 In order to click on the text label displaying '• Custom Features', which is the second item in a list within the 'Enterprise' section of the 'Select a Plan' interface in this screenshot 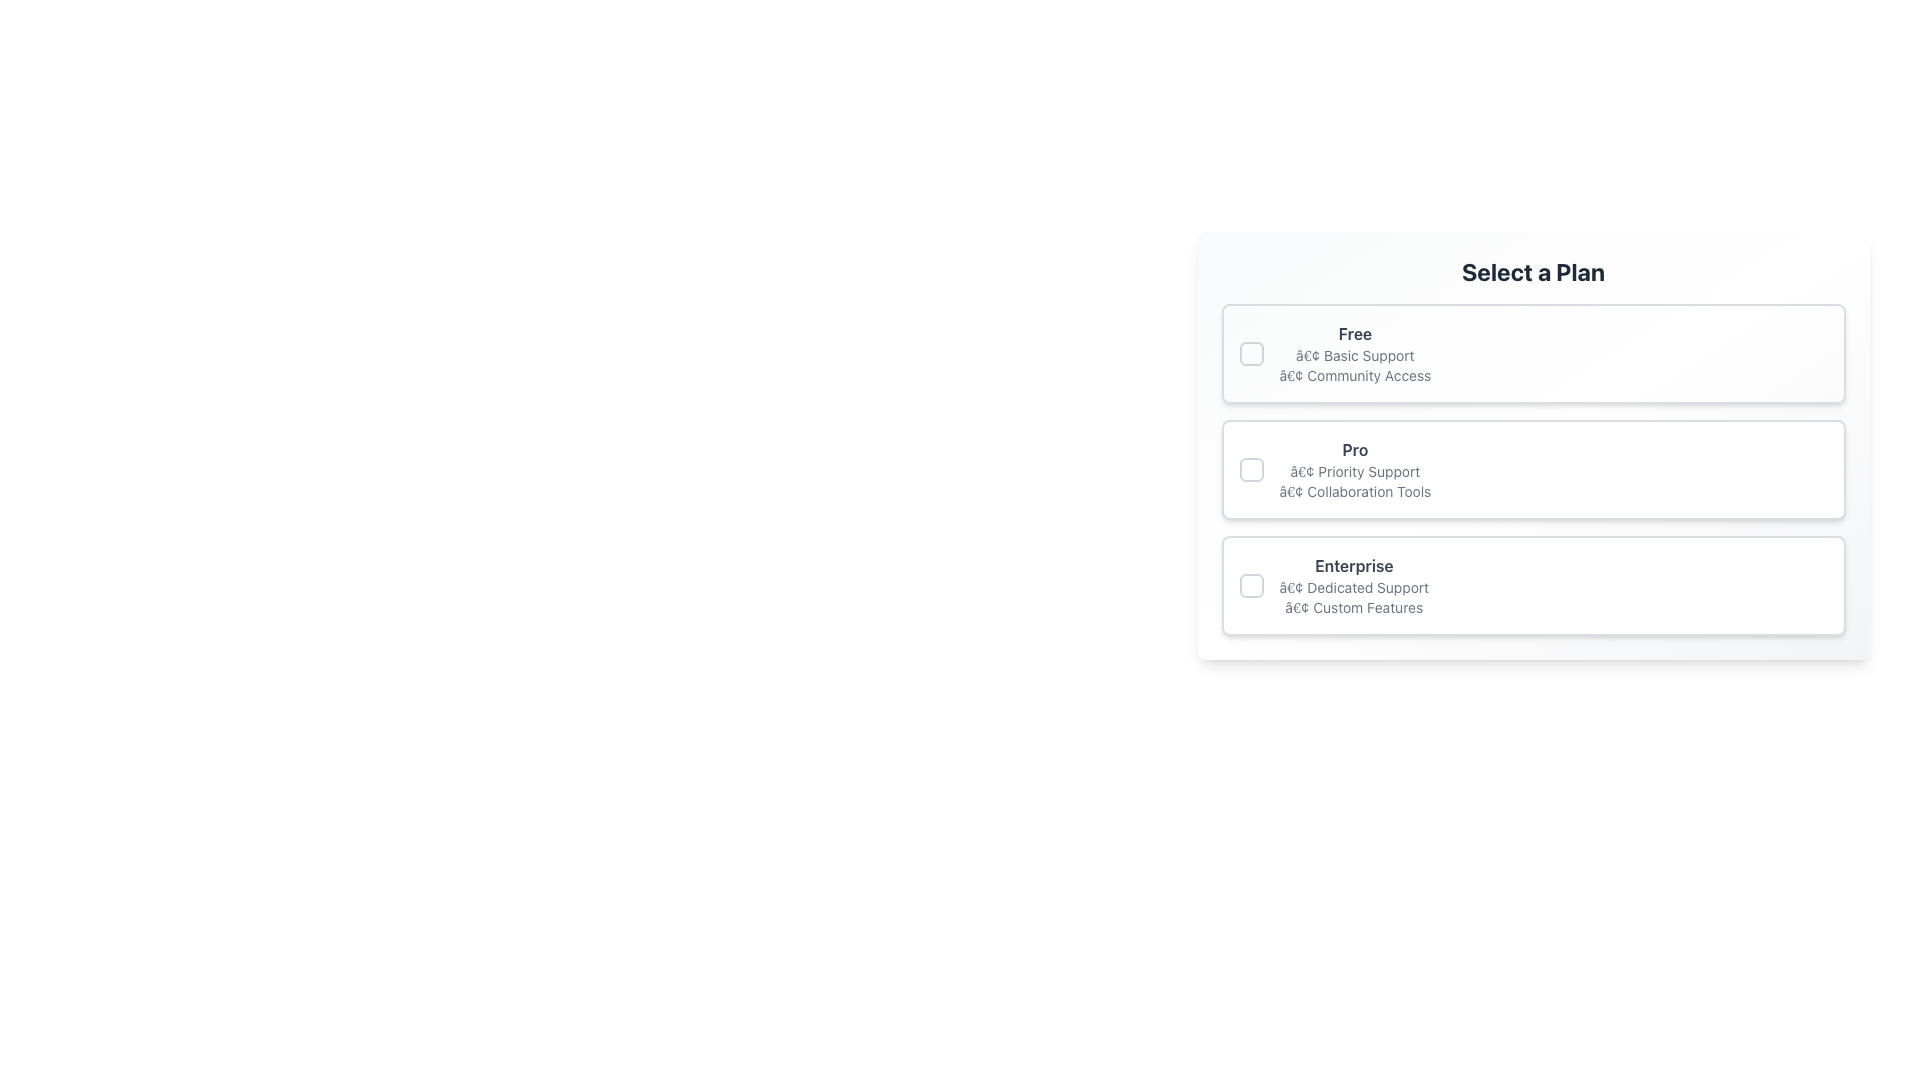, I will do `click(1354, 607)`.